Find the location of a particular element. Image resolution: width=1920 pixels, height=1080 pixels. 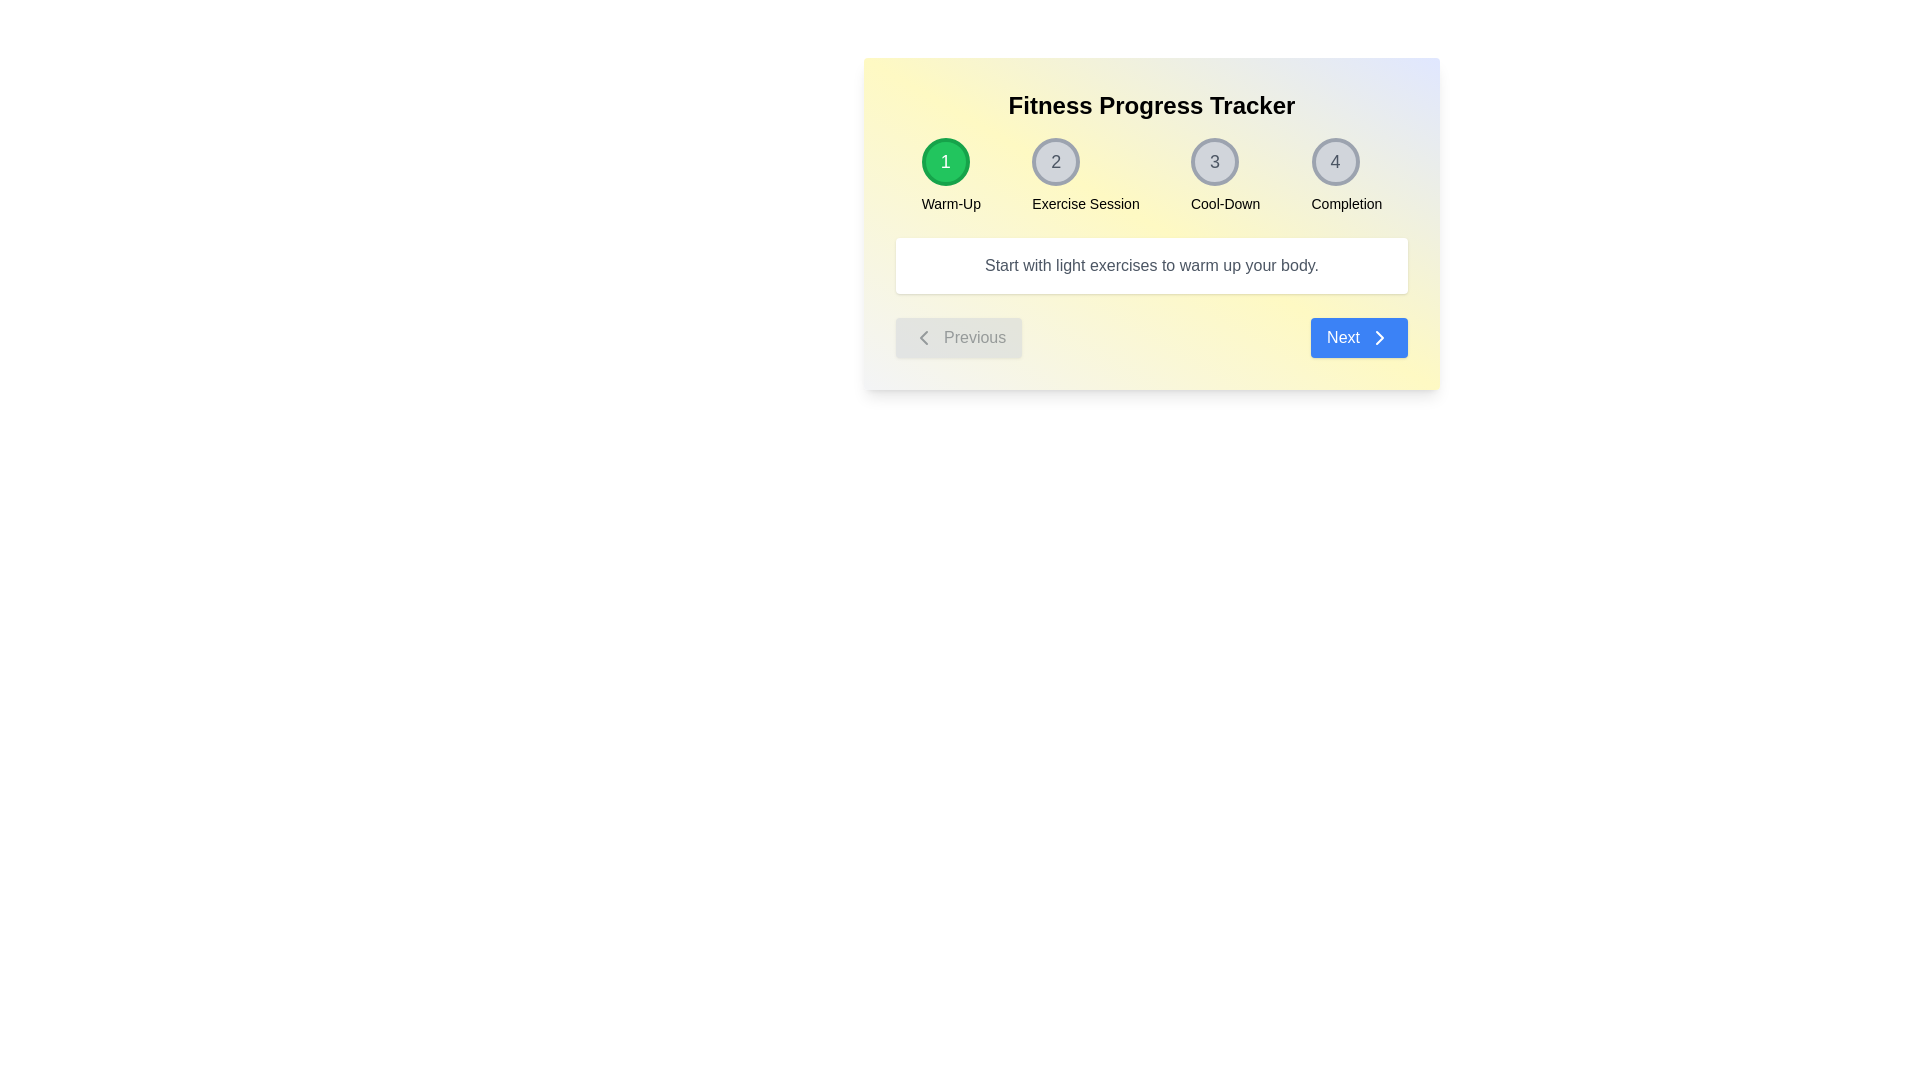

the circular Step Indicator icon displaying the numeral '3' with the text 'Cool-Down' below it is located at coordinates (1224, 175).